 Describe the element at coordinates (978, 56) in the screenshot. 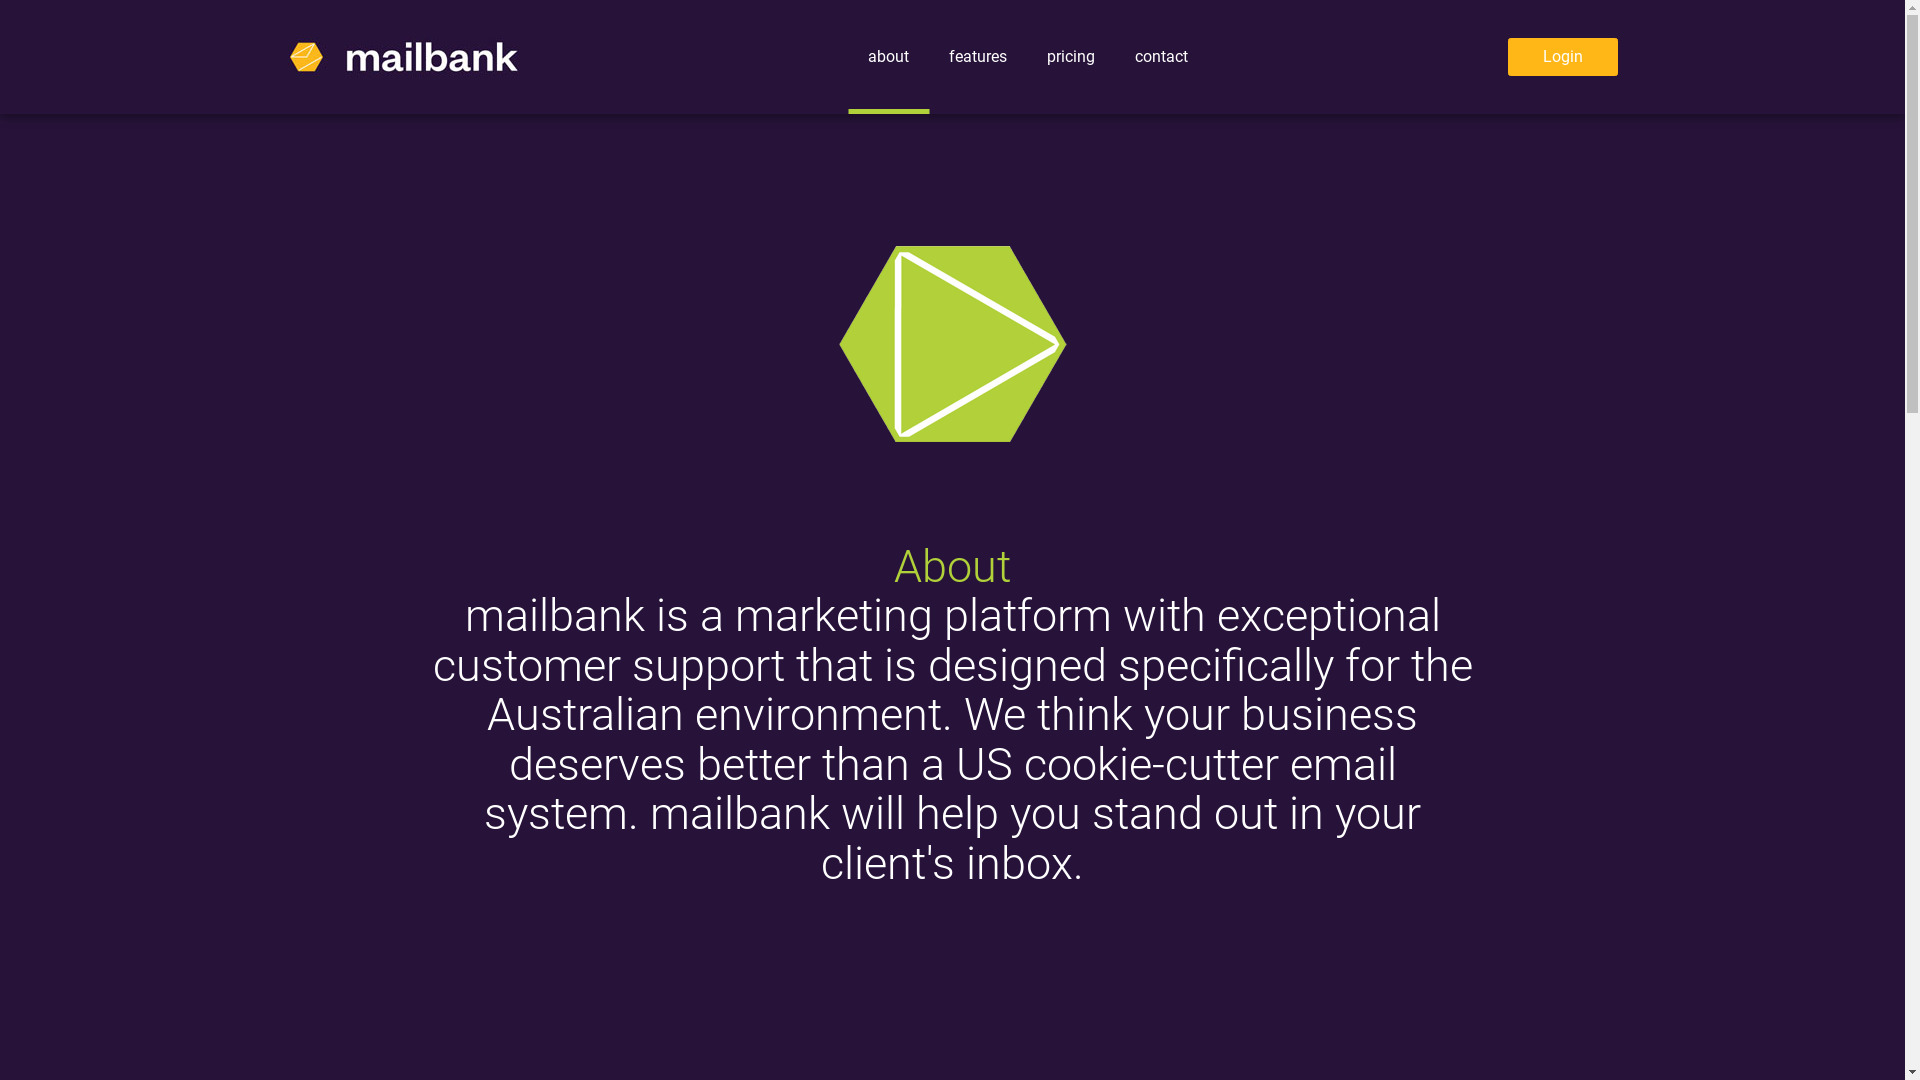

I see `'features'` at that location.